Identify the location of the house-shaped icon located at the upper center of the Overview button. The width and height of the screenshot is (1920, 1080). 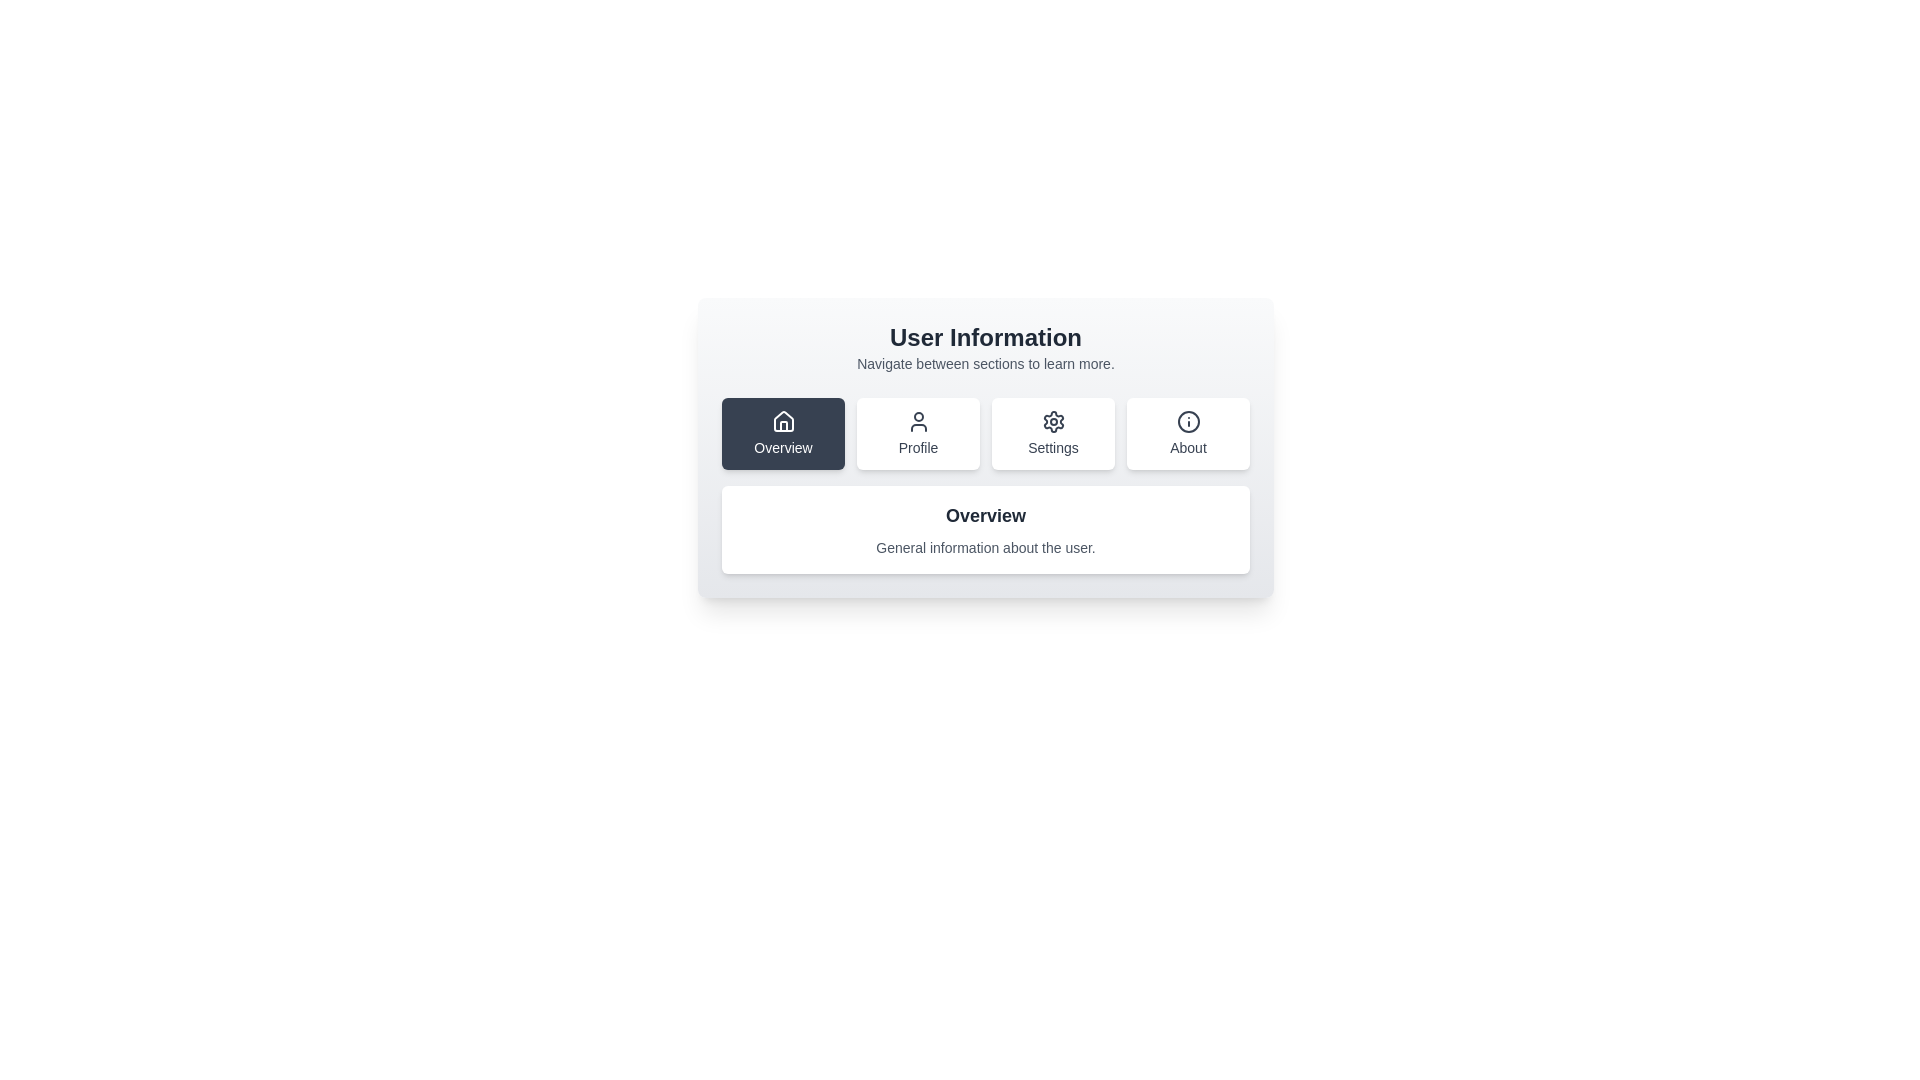
(782, 420).